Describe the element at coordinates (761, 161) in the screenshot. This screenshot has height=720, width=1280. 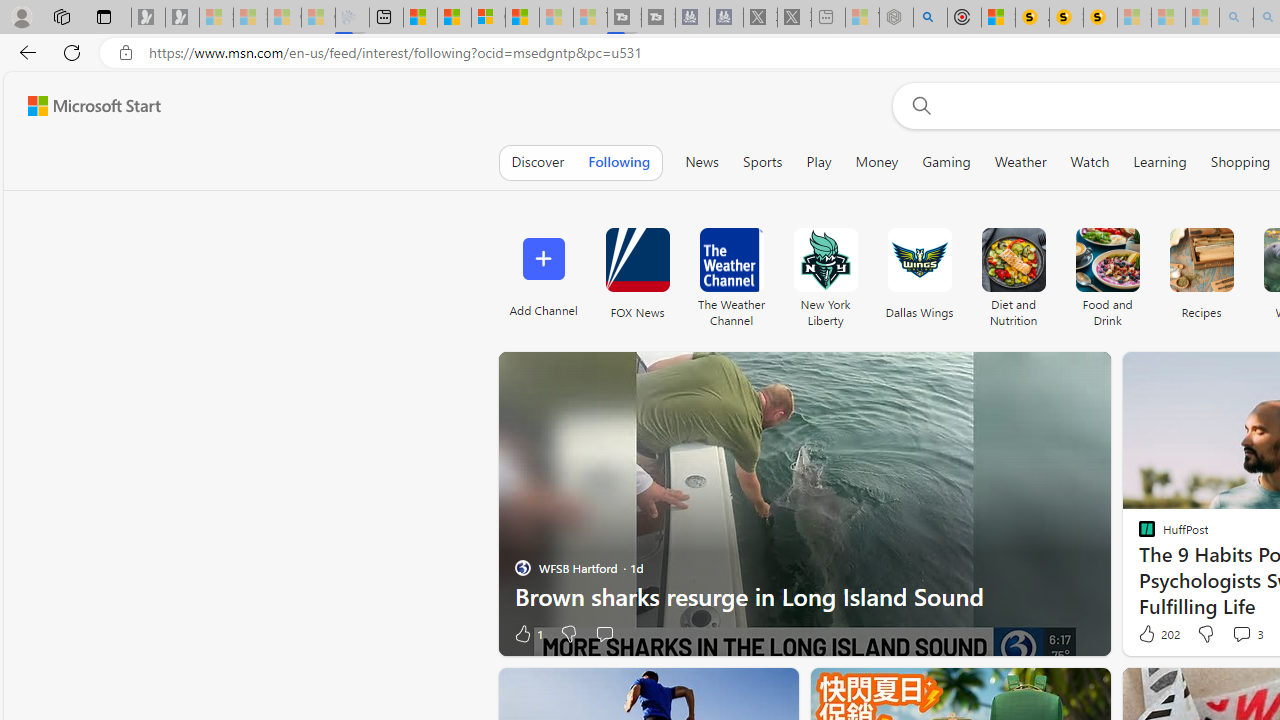
I see `'Sports'` at that location.